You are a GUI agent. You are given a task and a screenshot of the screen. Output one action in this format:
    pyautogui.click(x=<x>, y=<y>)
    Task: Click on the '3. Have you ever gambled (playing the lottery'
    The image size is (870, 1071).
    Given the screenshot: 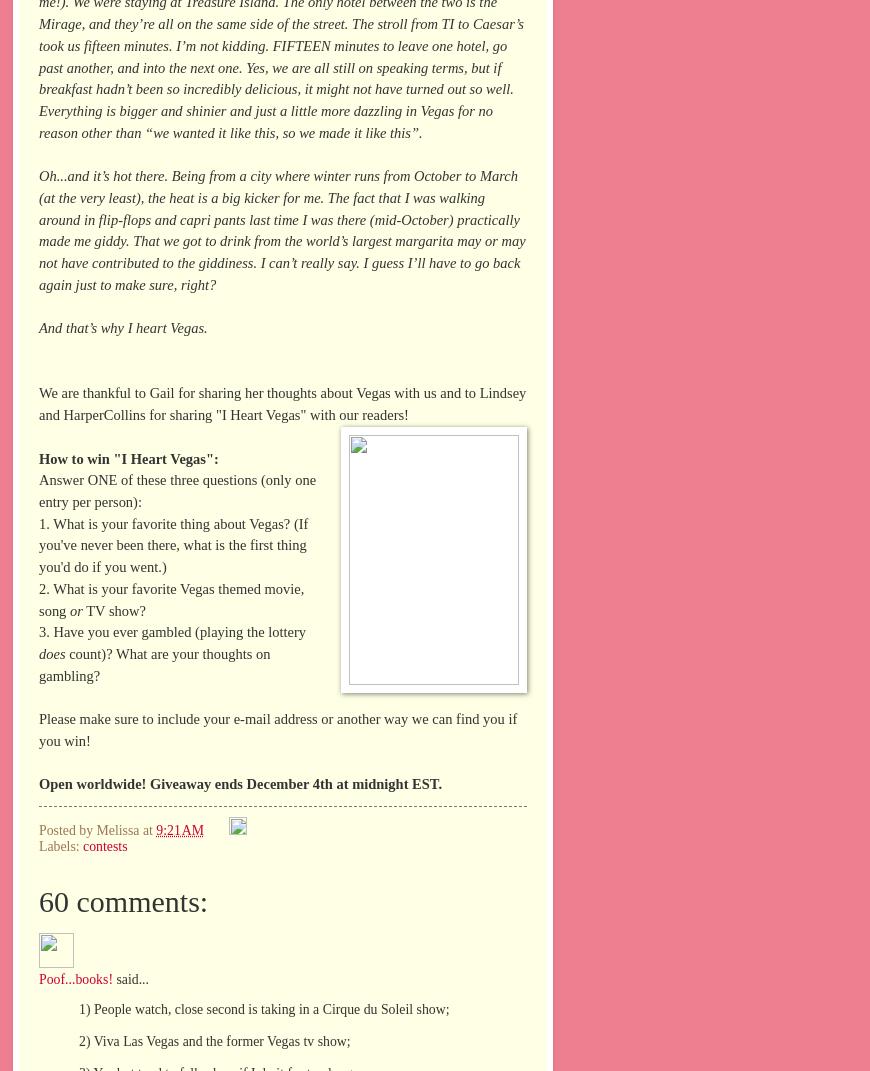 What is the action you would take?
    pyautogui.click(x=37, y=630)
    